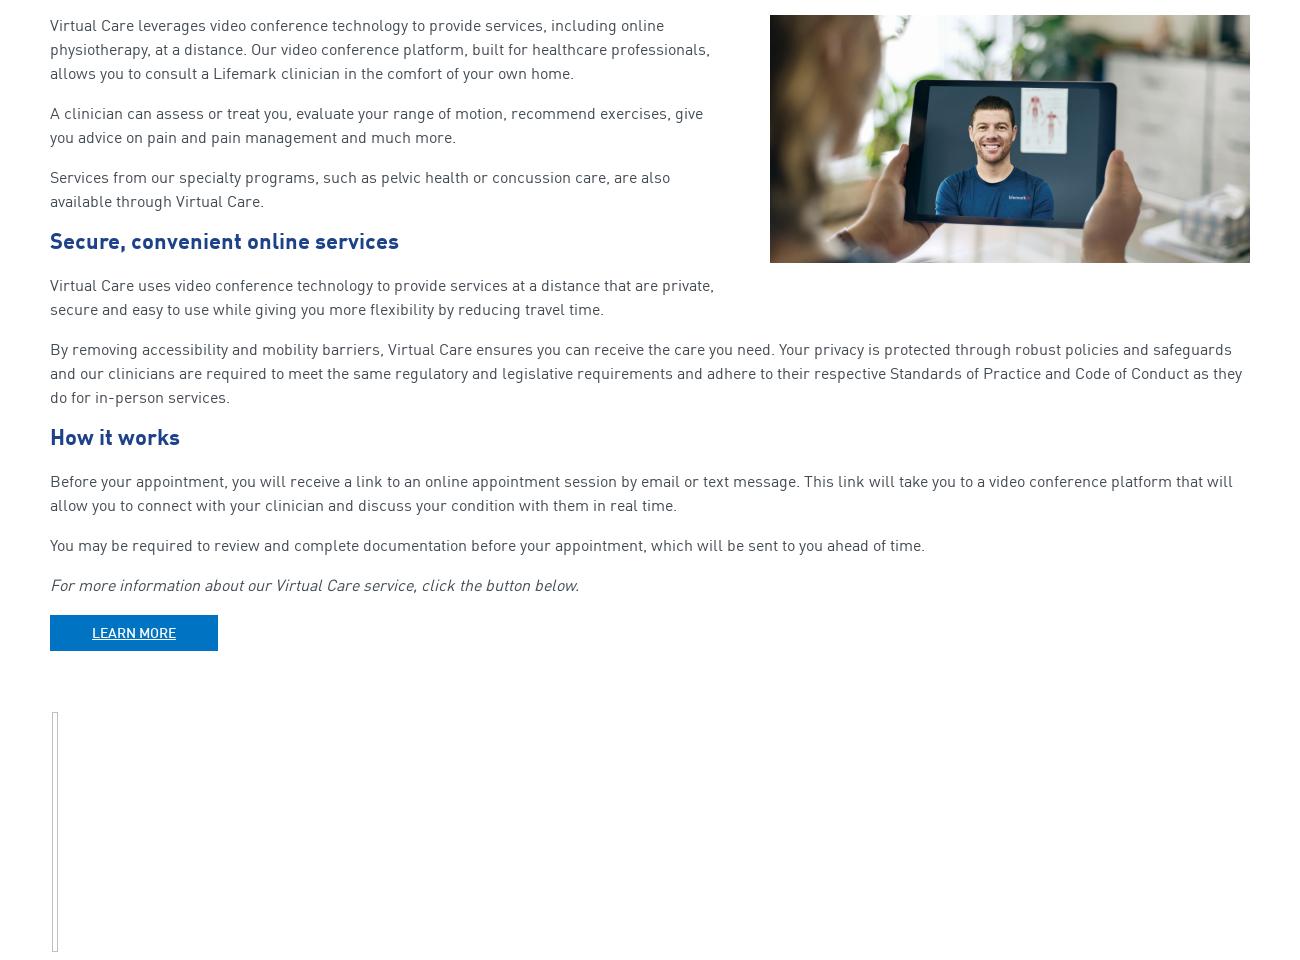 The height and width of the screenshot is (960, 1300). What do you see at coordinates (49, 189) in the screenshot?
I see `'Services from our specialty programs, such as pelvic health or concussion care, are also available through Virtual Care.'` at bounding box center [49, 189].